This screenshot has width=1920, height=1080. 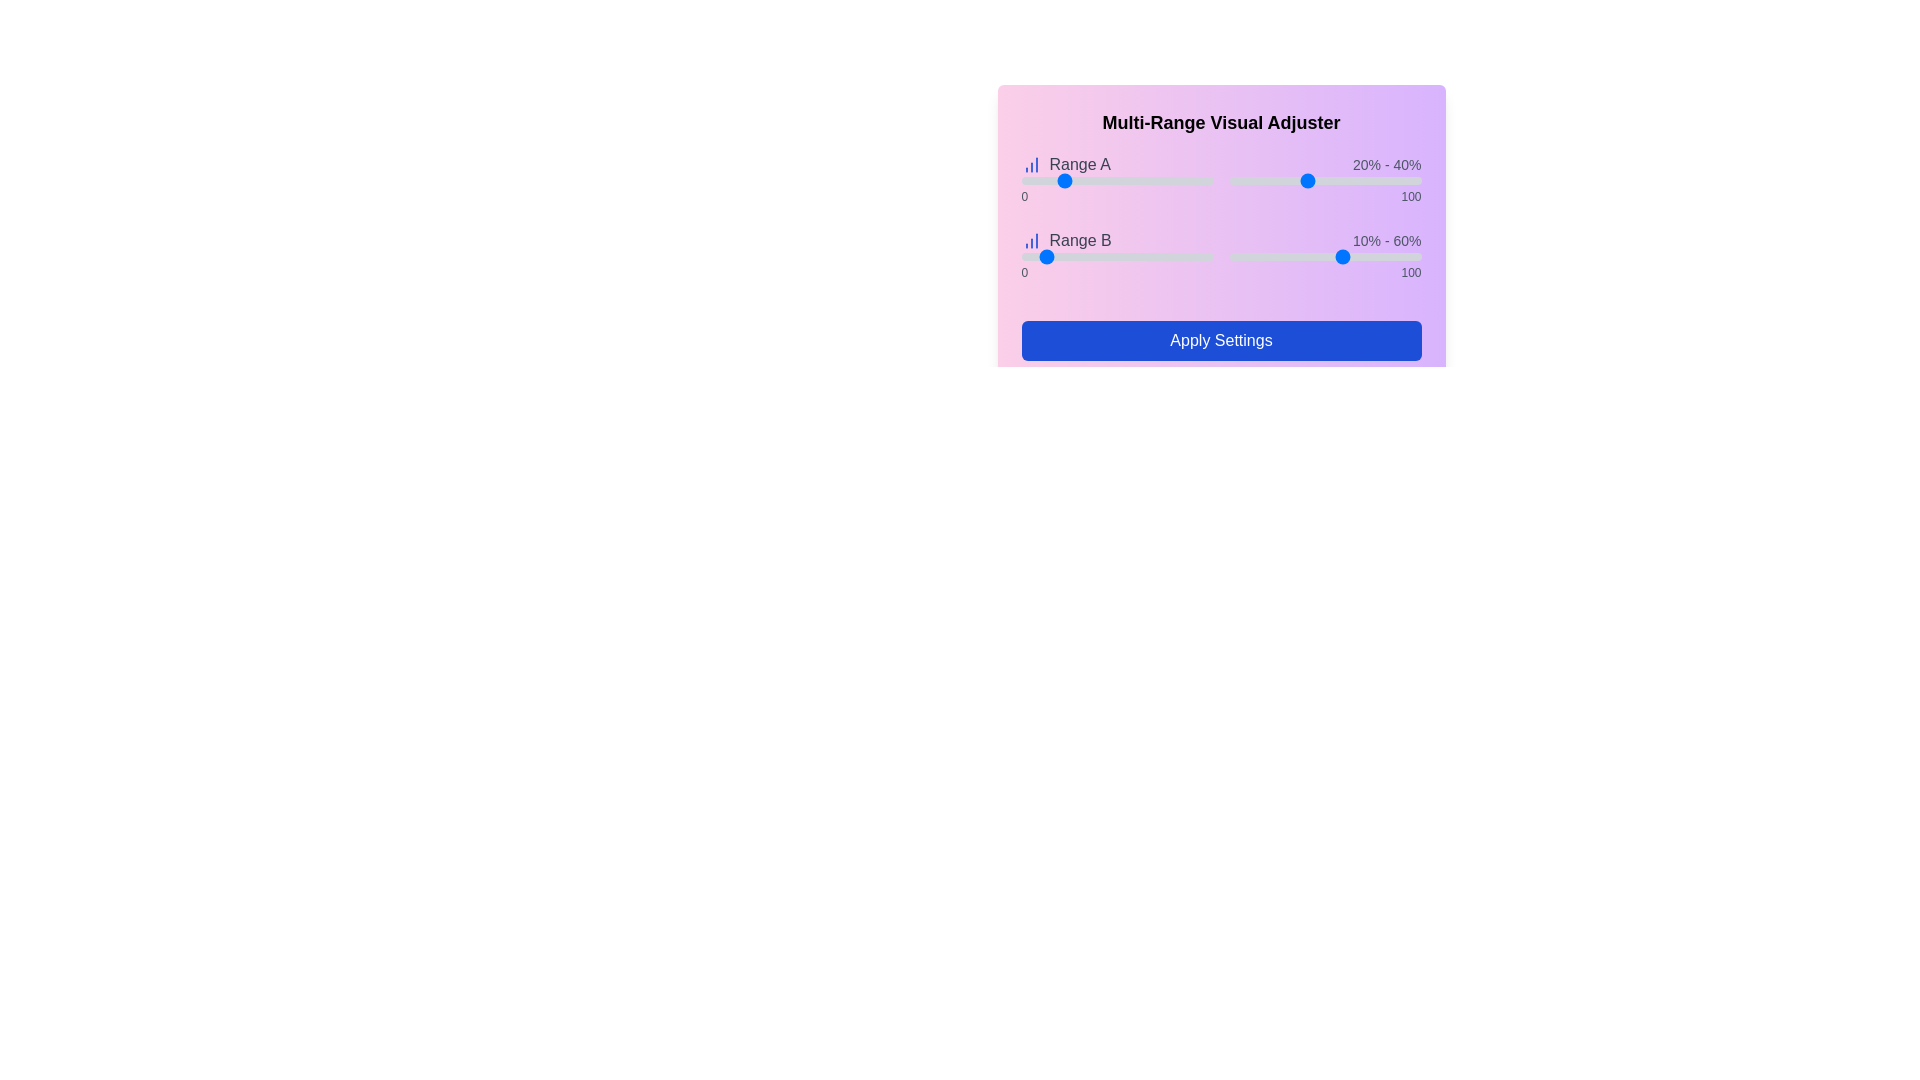 What do you see at coordinates (1070, 256) in the screenshot?
I see `the Range B slider position` at bounding box center [1070, 256].